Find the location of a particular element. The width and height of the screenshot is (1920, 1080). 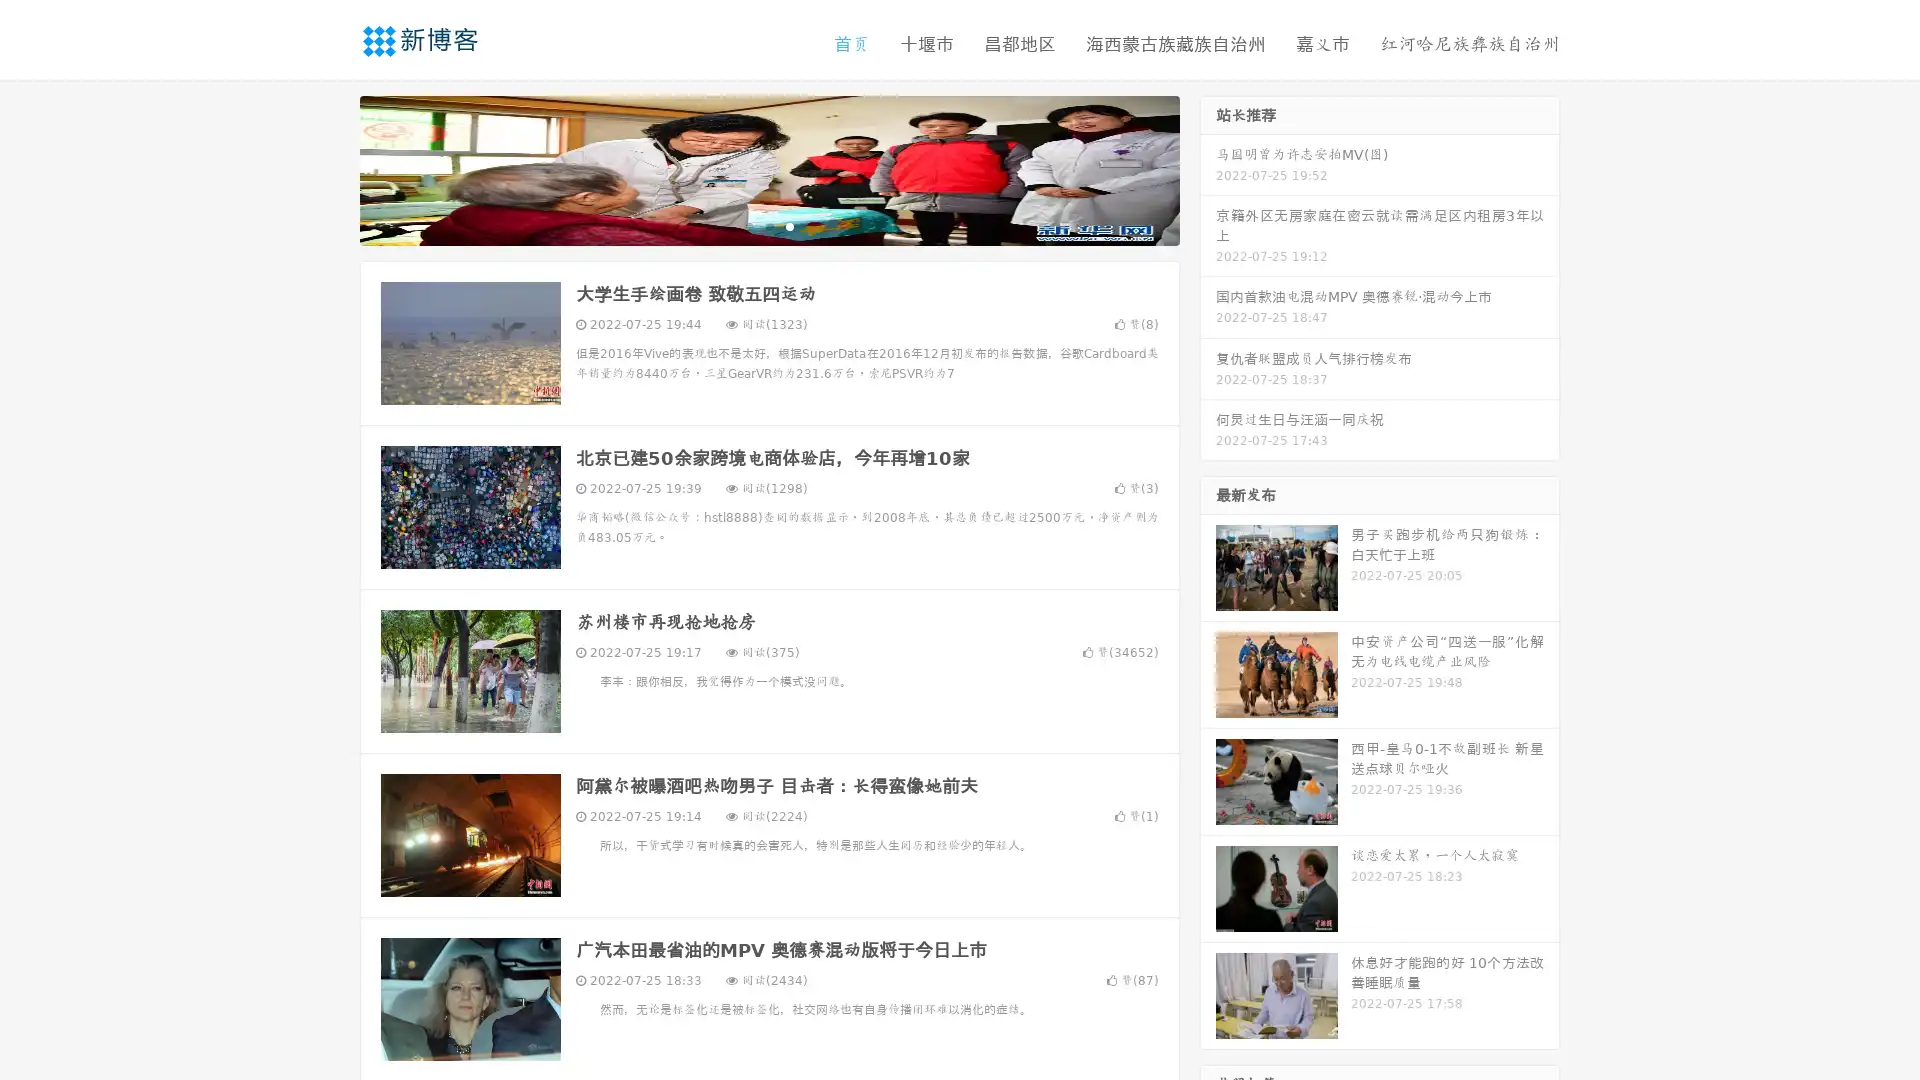

Go to slide 1 is located at coordinates (748, 225).